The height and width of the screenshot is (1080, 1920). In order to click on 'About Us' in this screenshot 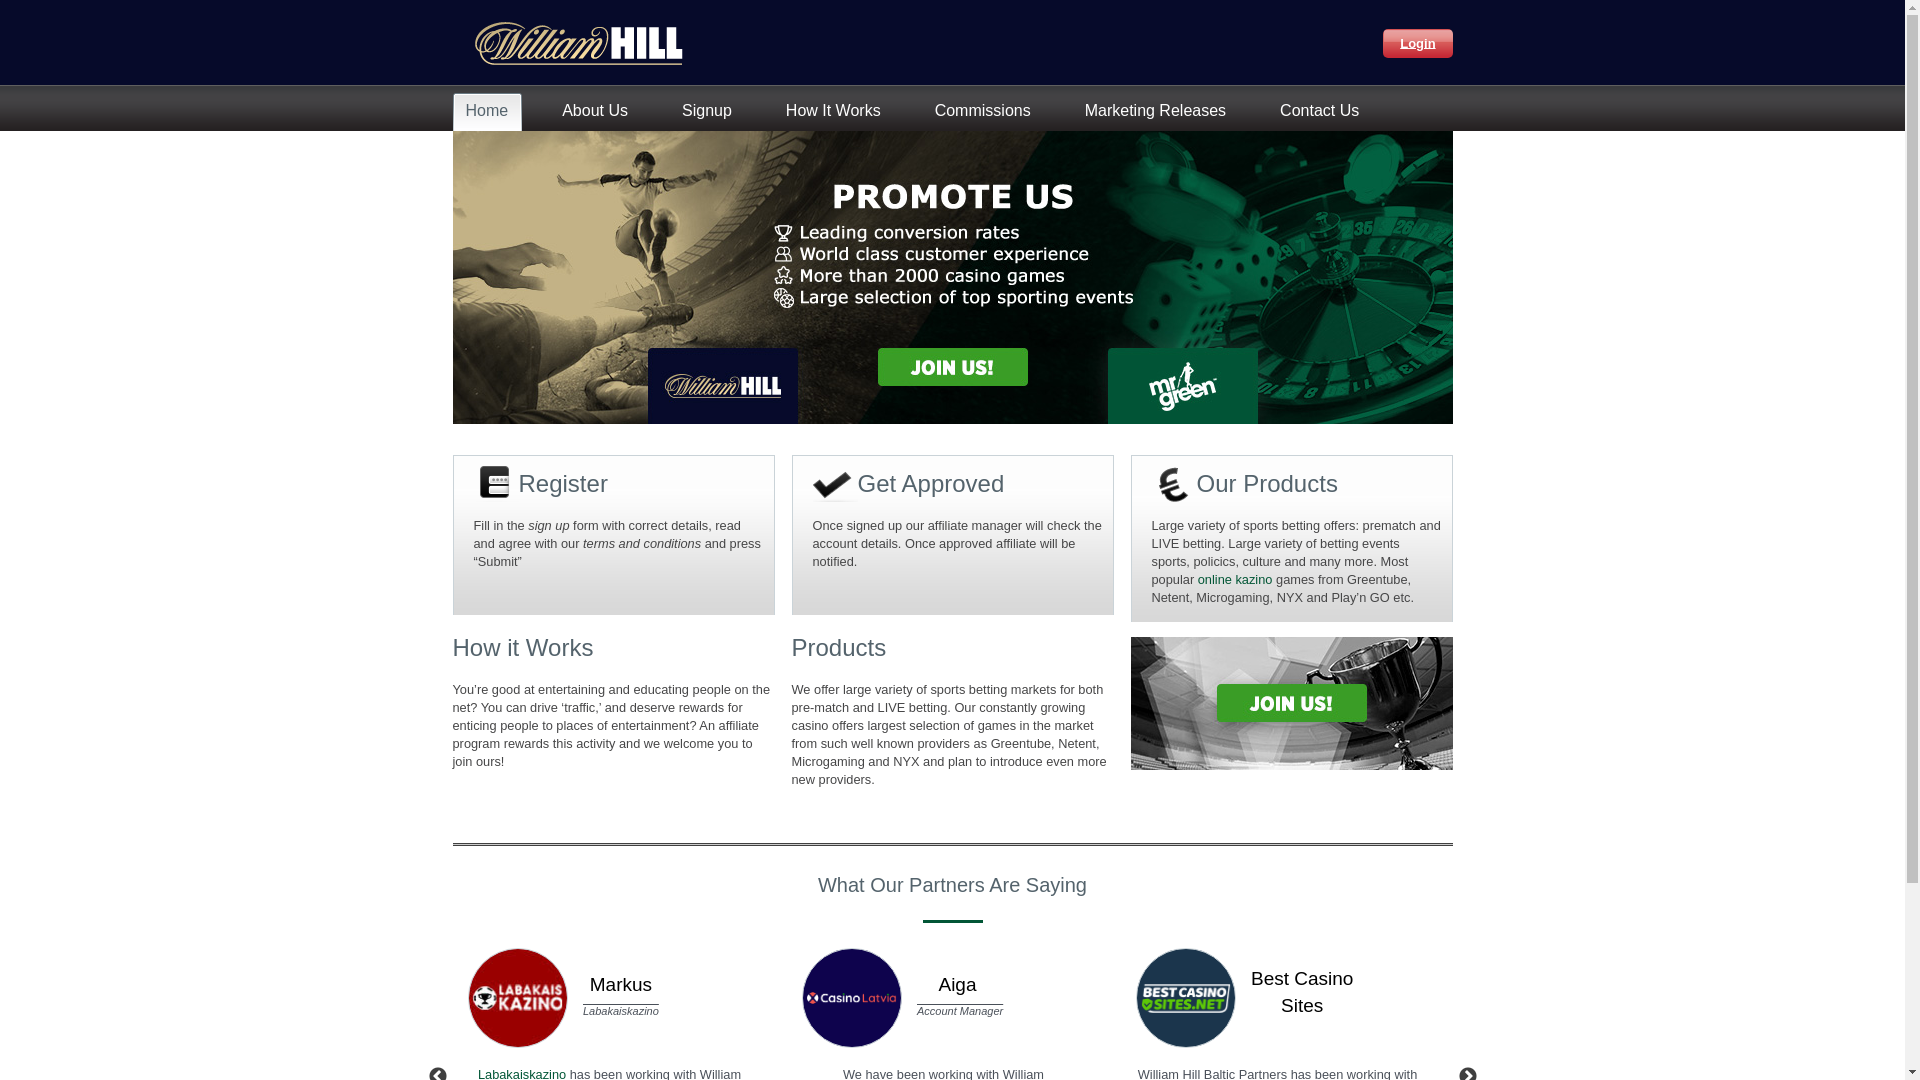, I will do `click(598, 111)`.